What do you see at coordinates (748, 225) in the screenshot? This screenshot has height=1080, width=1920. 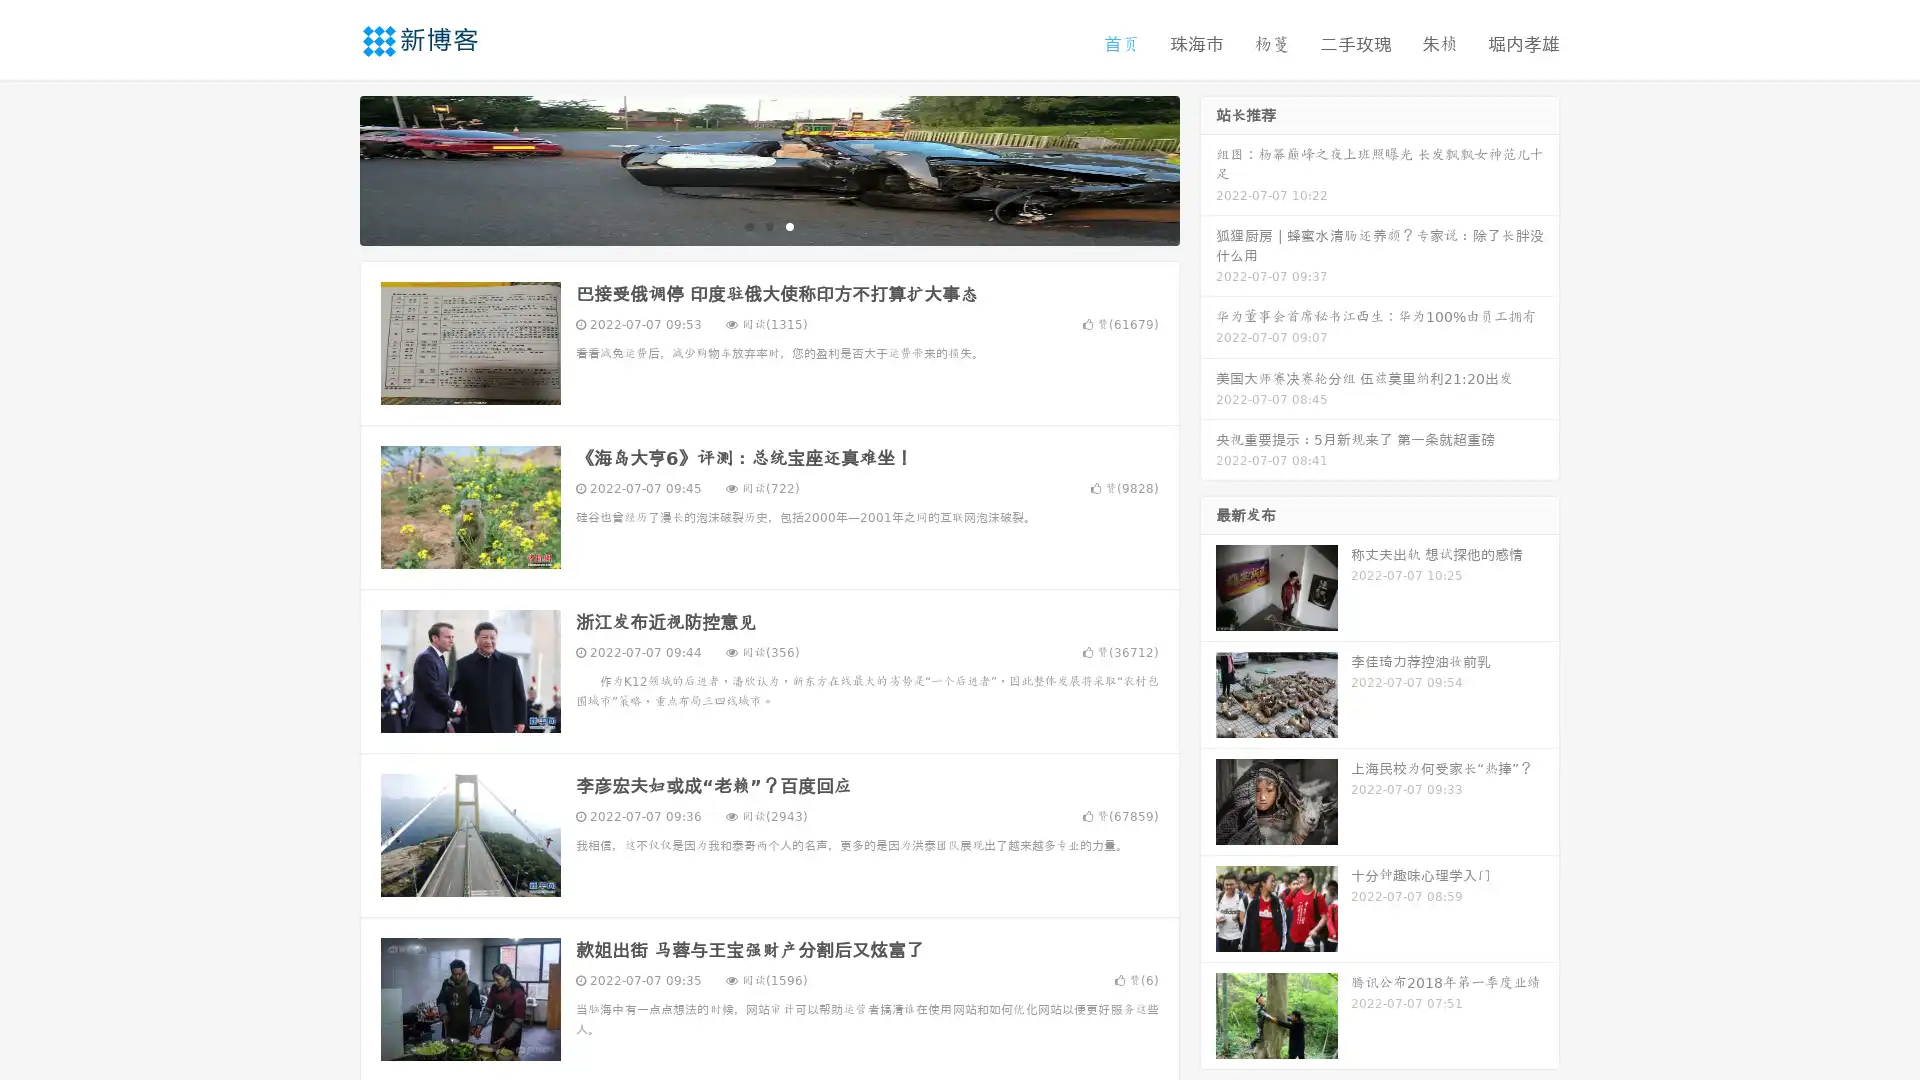 I see `Go to slide 1` at bounding box center [748, 225].